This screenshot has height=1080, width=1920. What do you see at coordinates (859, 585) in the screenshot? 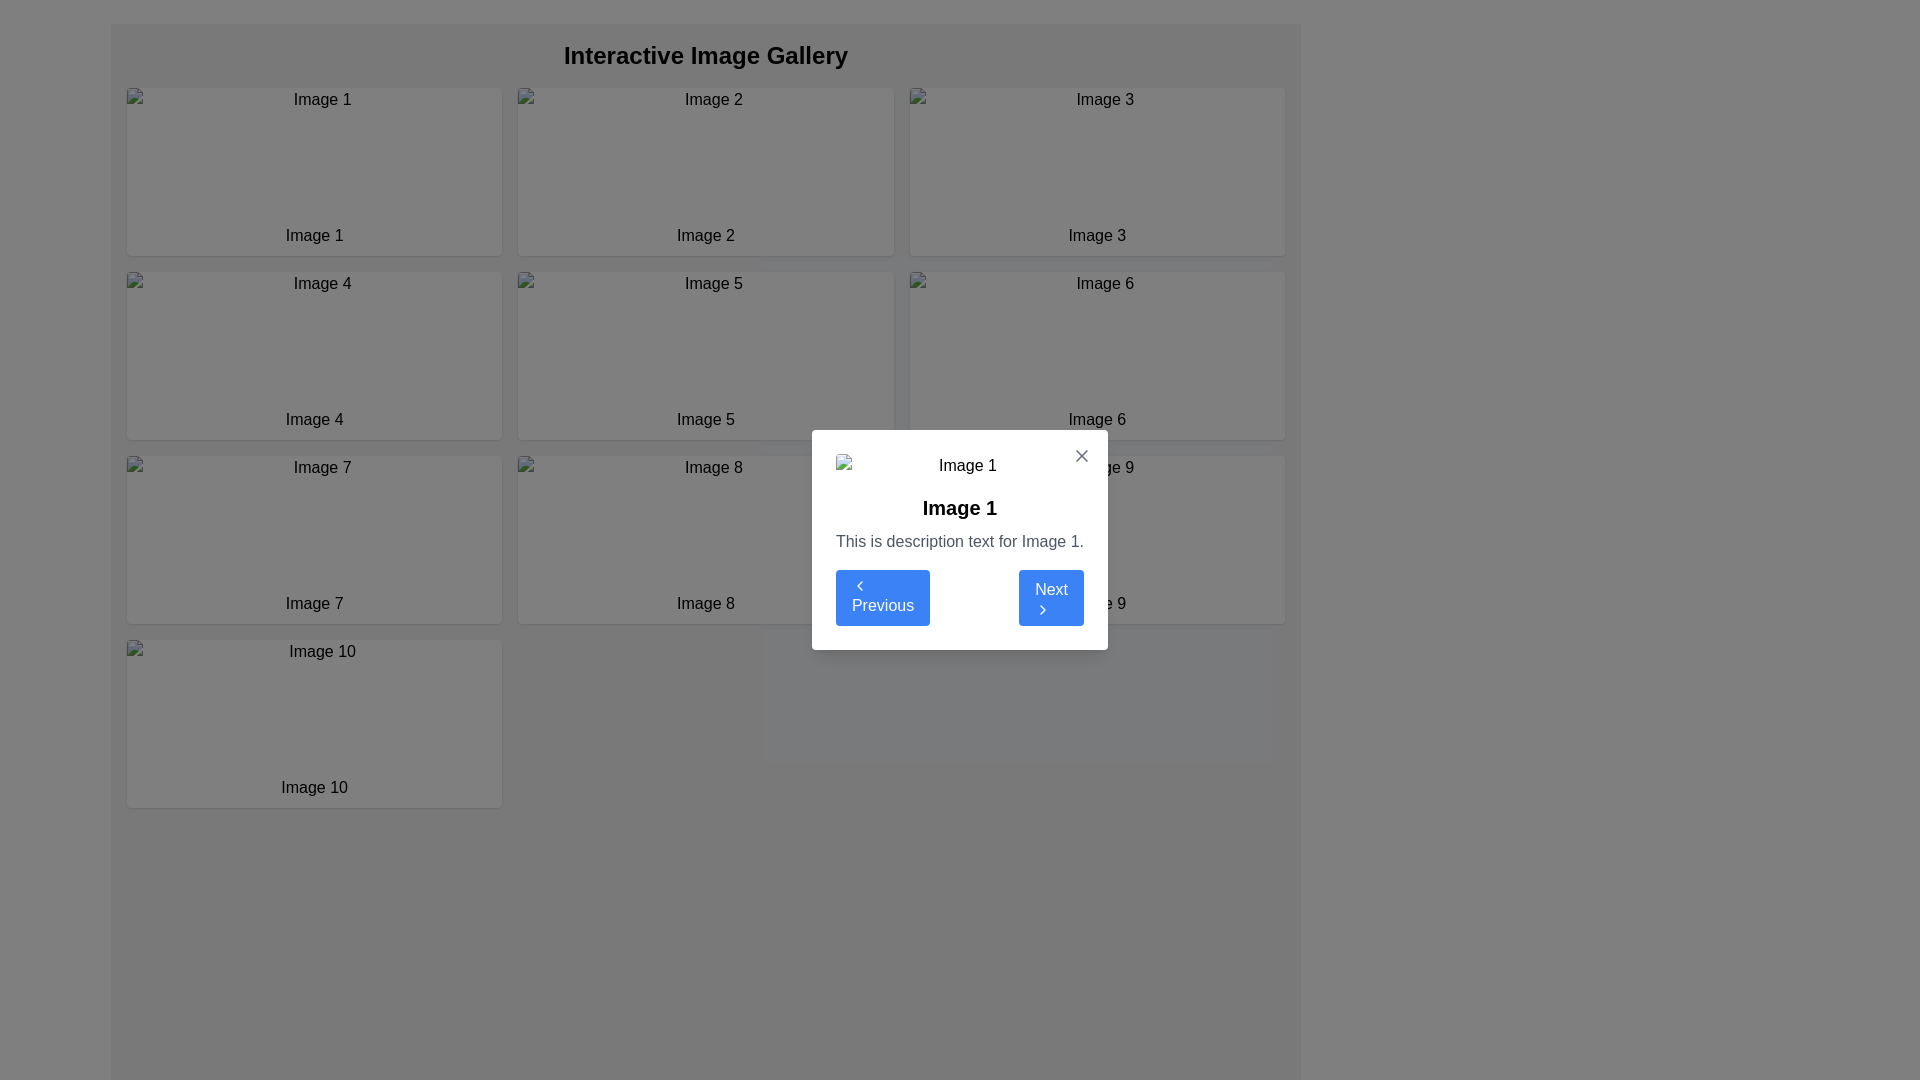
I see `the chevron icon within the 'Previous' button` at bounding box center [859, 585].